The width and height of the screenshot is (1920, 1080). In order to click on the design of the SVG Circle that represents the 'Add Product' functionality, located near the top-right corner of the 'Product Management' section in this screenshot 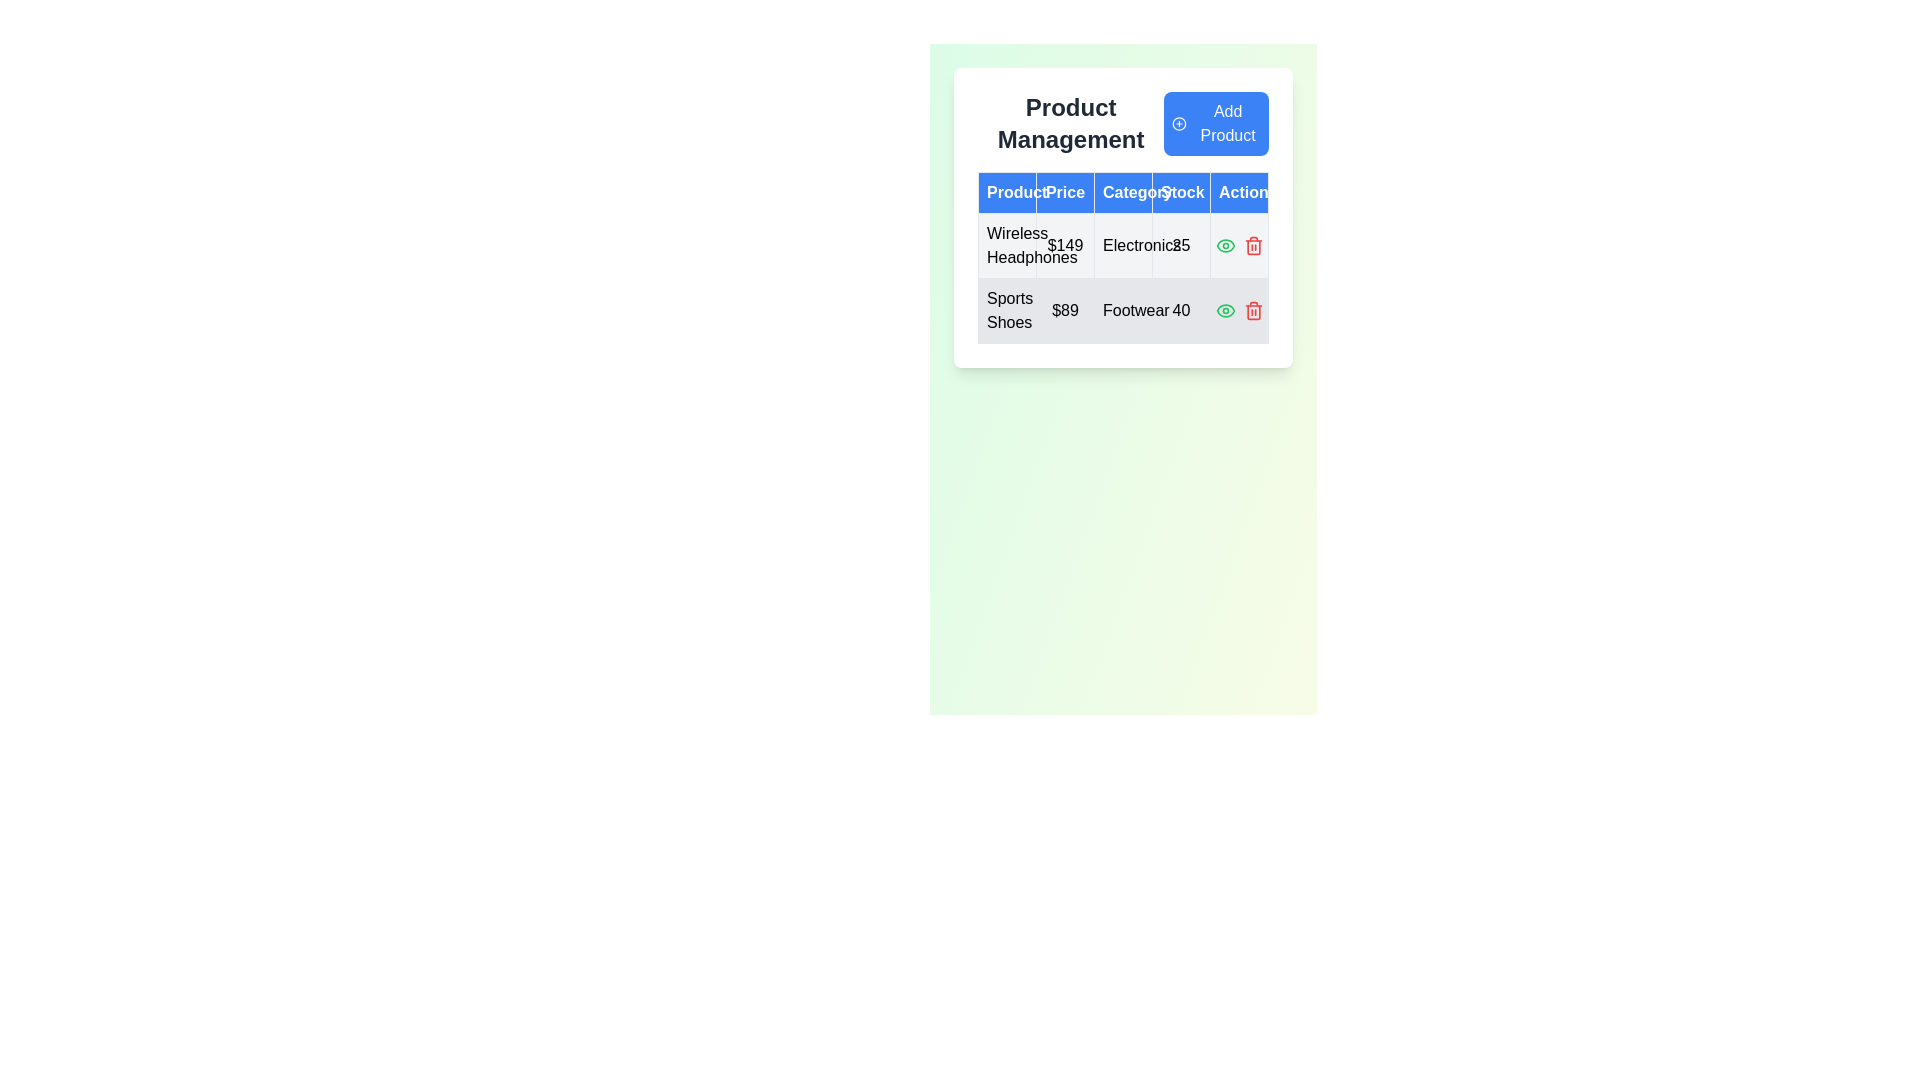, I will do `click(1179, 123)`.